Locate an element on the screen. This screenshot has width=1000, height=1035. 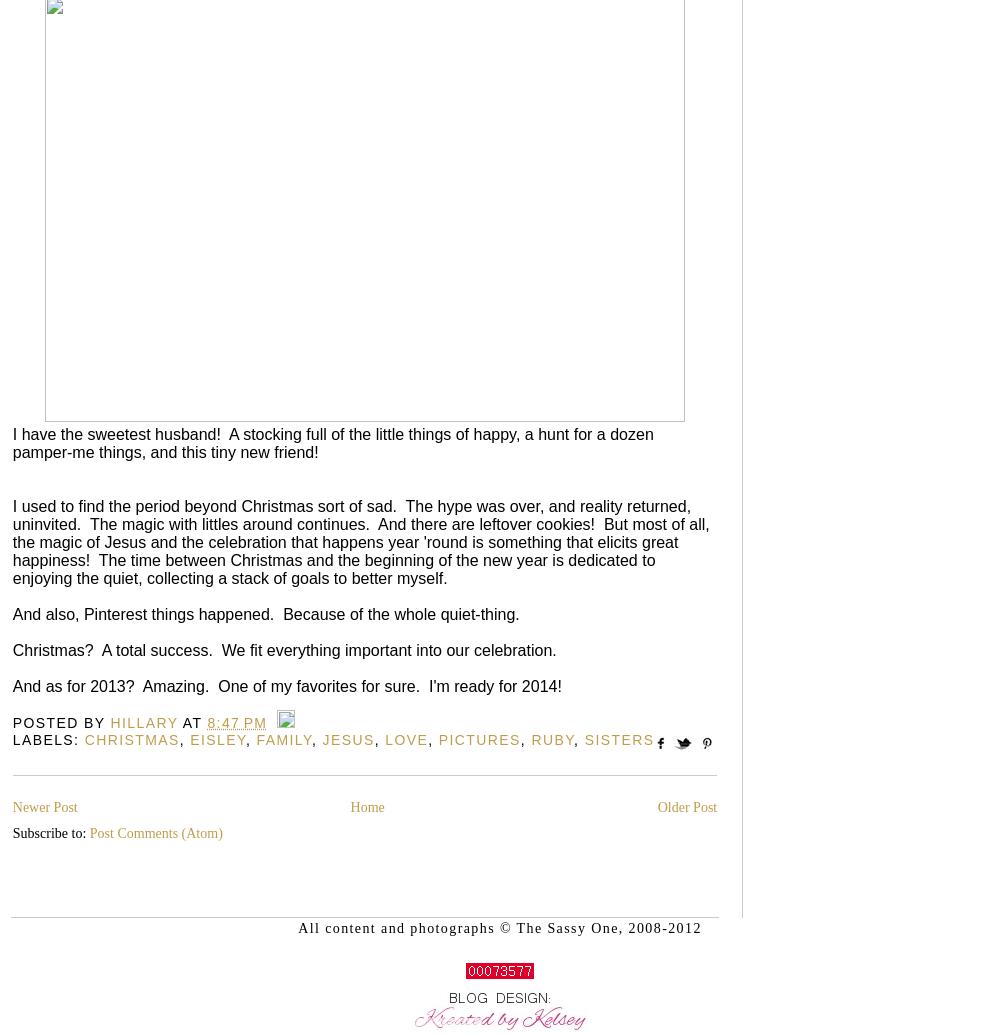
'And also, Pinterest things happened.  Because of the whole quiet-thing.' is located at coordinates (270, 612).